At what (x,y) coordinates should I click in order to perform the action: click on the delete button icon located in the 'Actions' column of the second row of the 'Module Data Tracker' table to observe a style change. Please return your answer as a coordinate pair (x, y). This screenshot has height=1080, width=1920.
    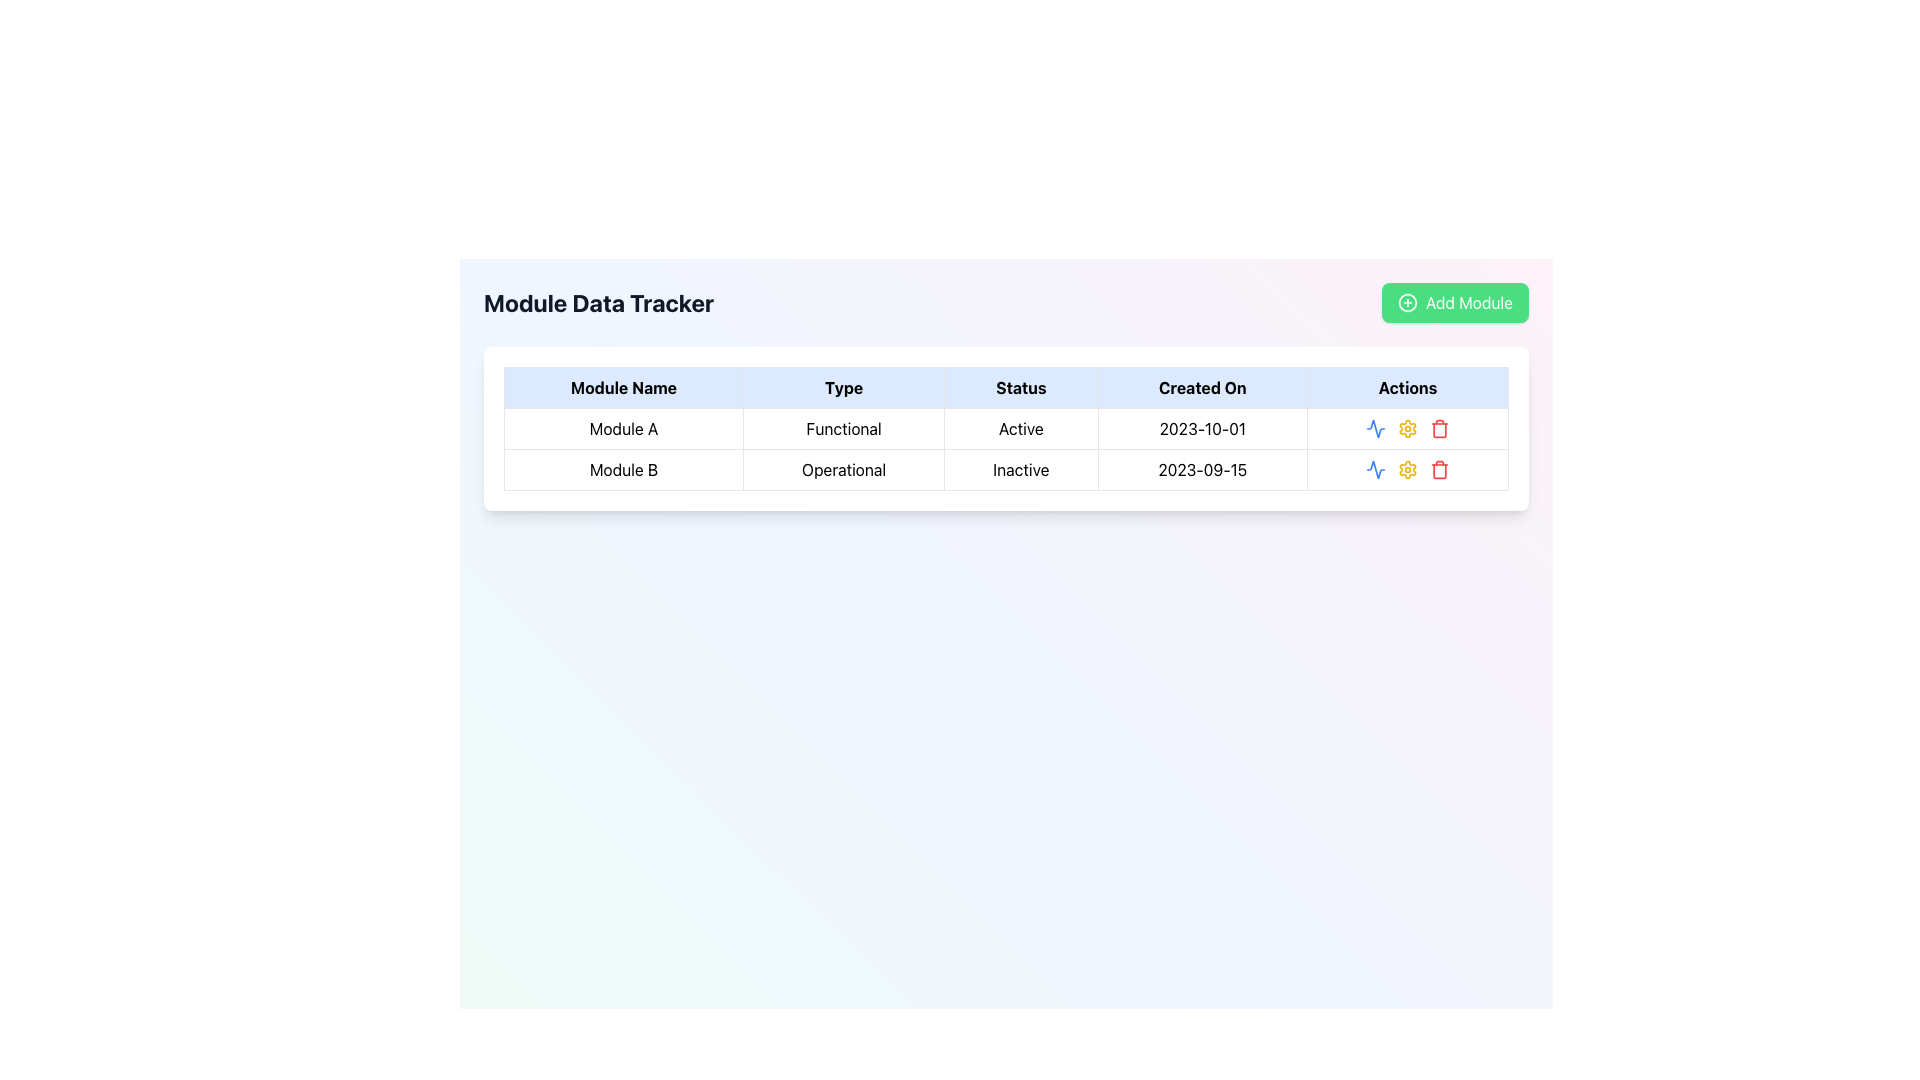
    Looking at the image, I should click on (1440, 470).